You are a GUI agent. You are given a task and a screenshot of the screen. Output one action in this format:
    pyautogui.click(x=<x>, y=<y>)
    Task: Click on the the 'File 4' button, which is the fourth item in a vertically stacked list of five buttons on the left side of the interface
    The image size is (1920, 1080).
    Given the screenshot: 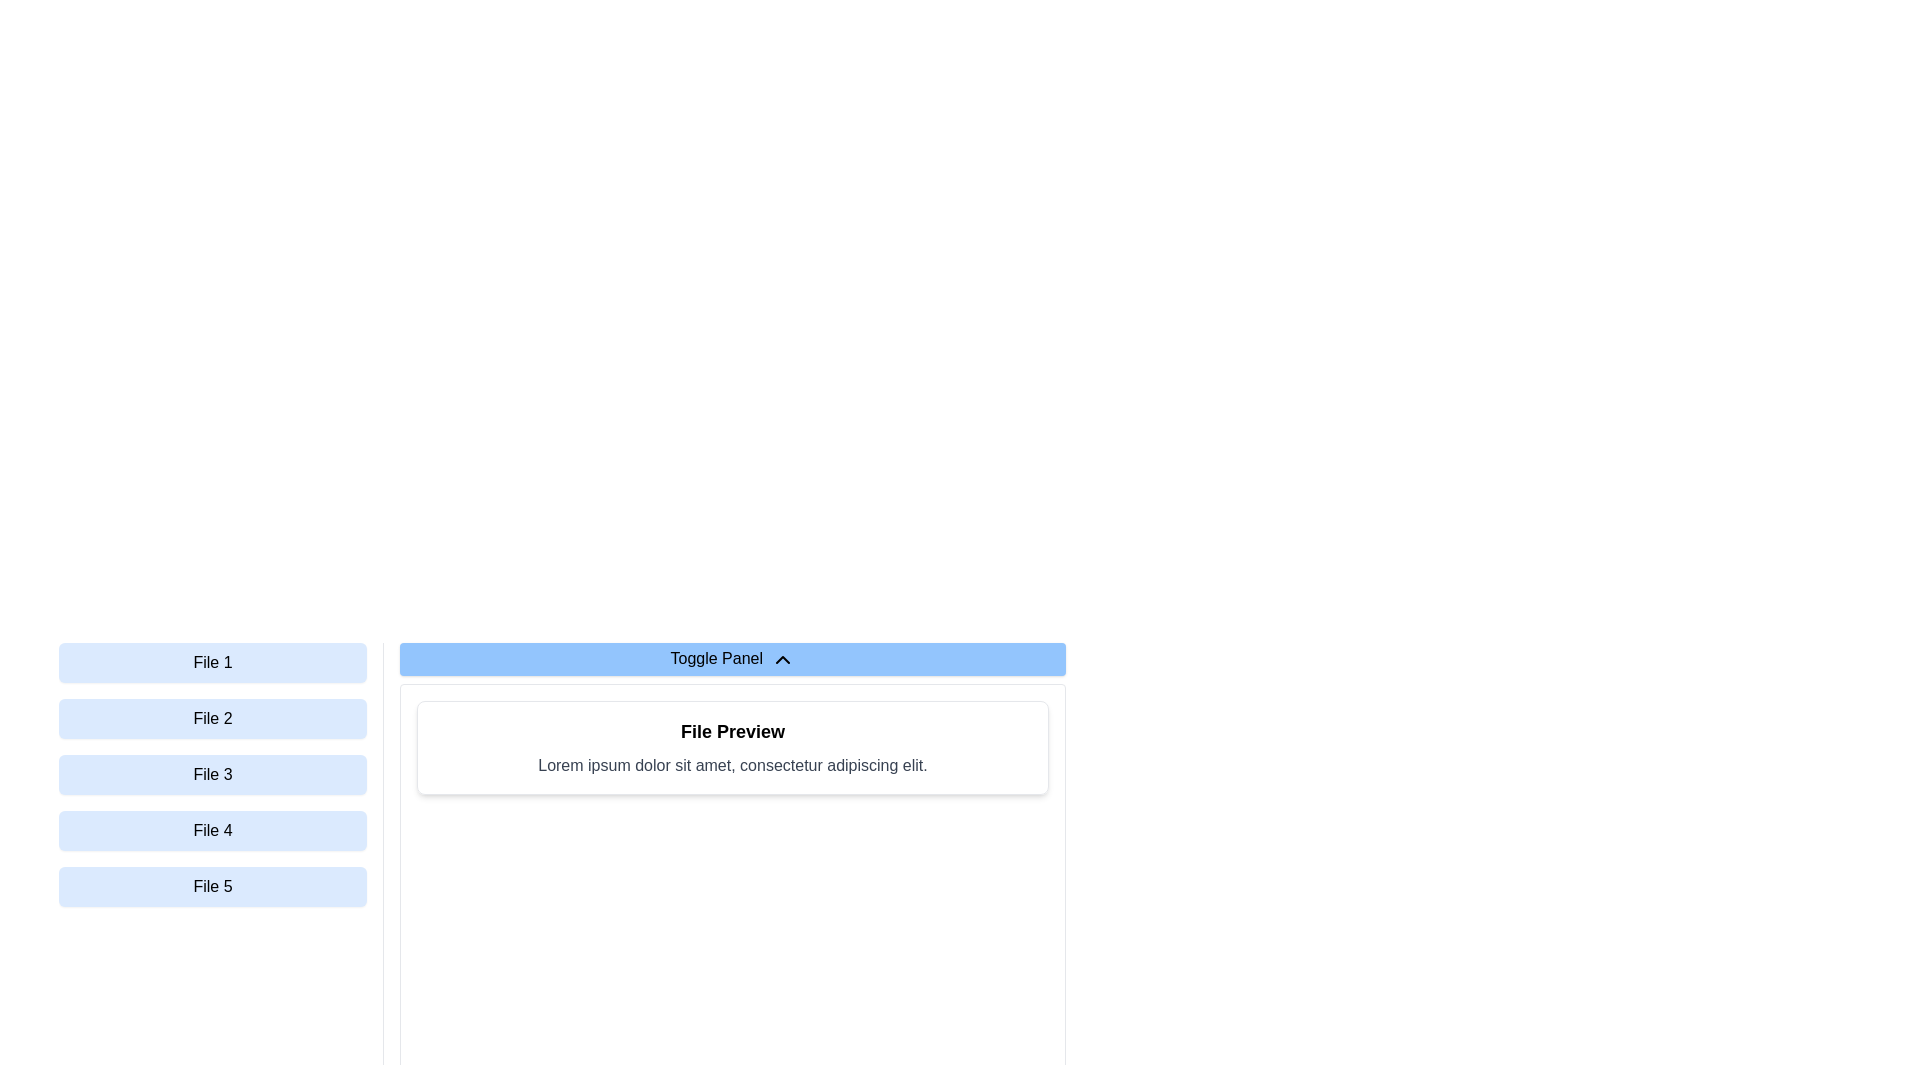 What is the action you would take?
    pyautogui.click(x=212, y=830)
    